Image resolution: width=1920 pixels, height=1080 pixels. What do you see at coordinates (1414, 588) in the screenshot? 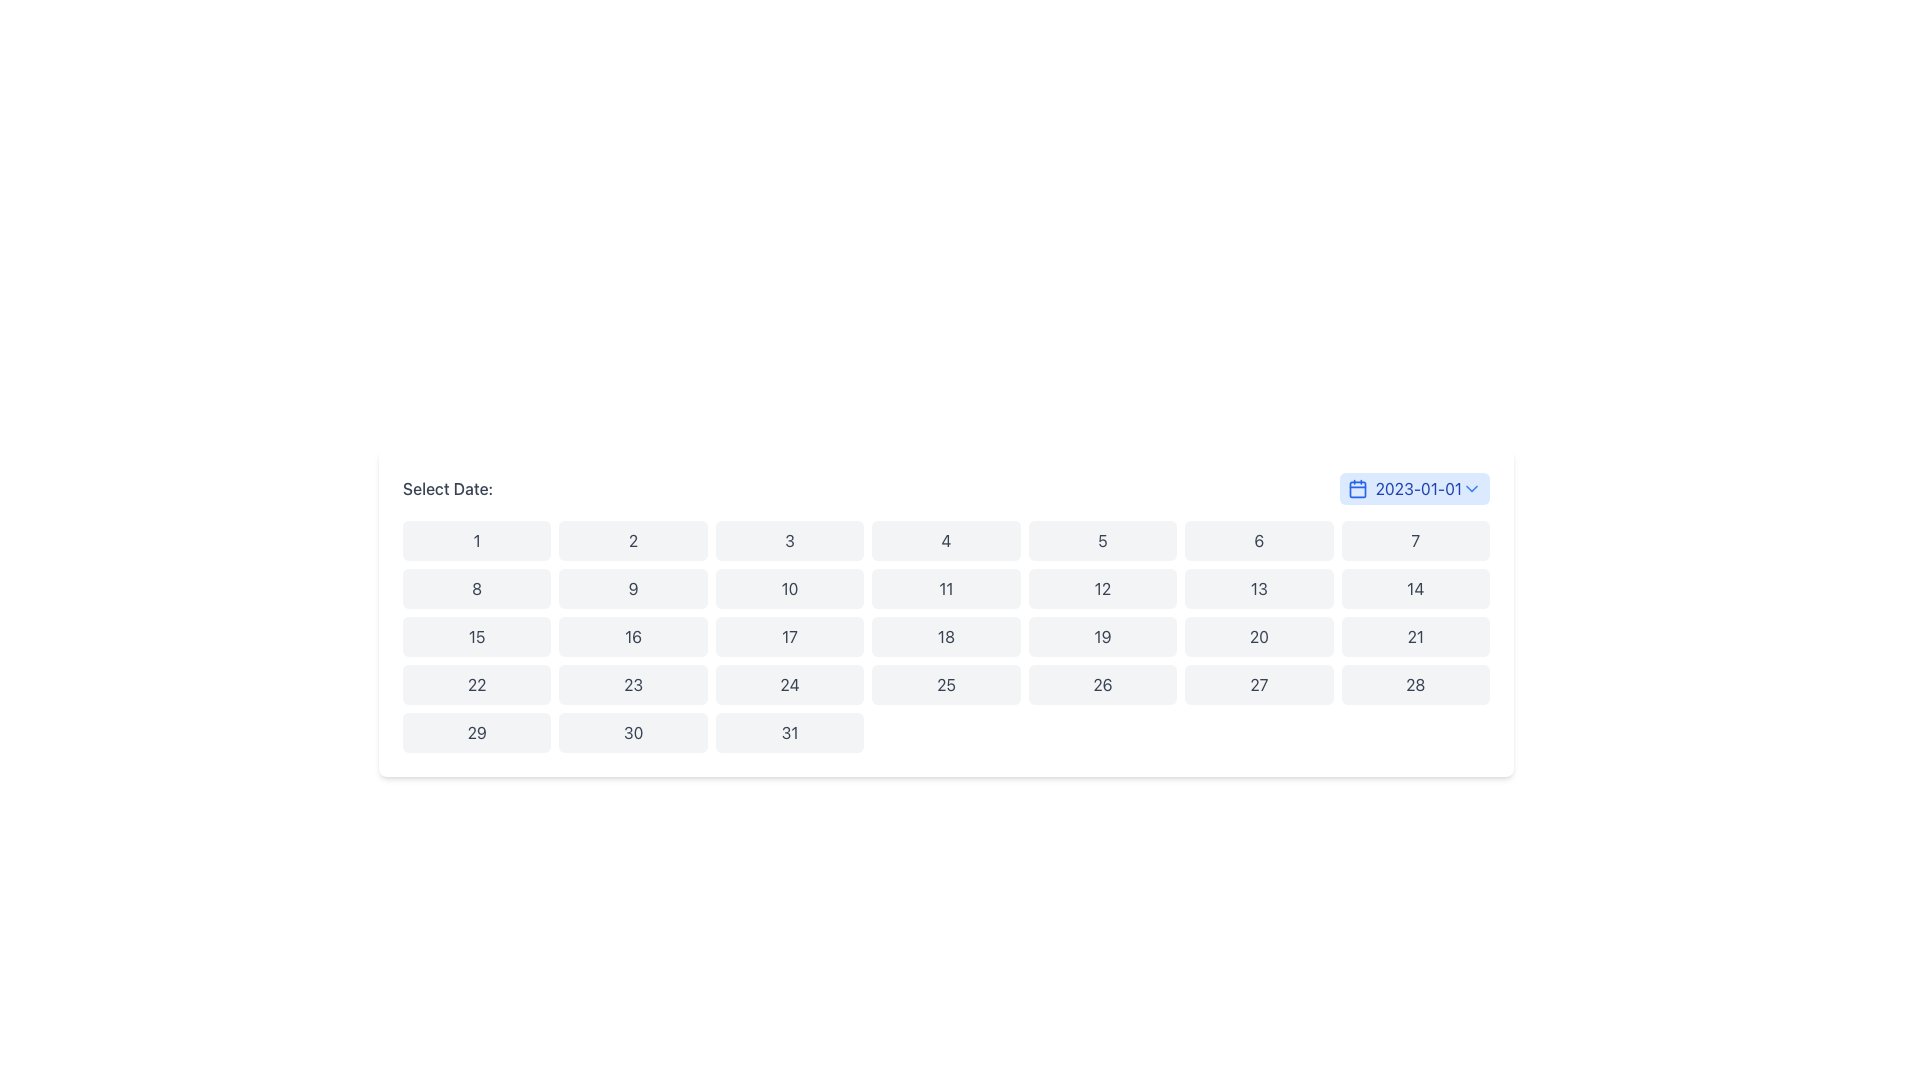
I see `the interactive date selector button representing the date '14' in the calendar interface` at bounding box center [1414, 588].